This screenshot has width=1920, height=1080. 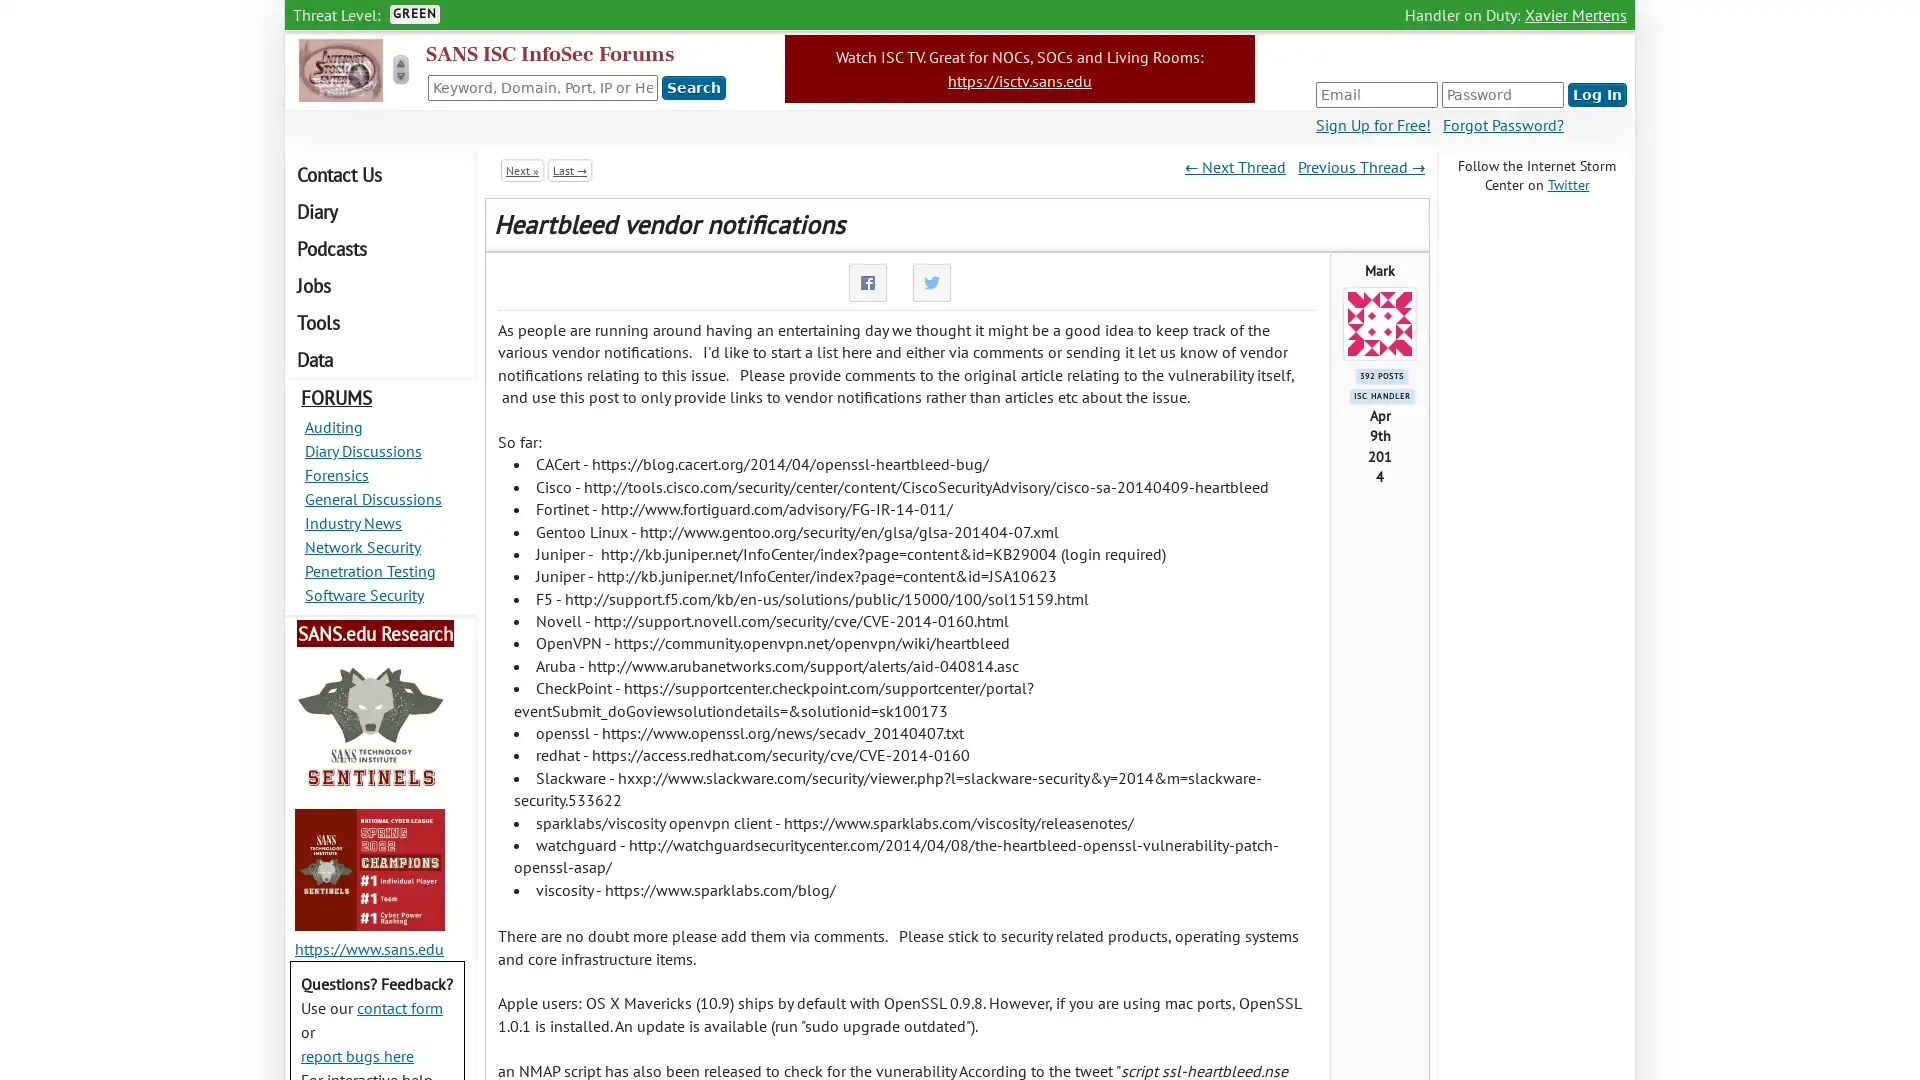 I want to click on Log In, so click(x=1596, y=95).